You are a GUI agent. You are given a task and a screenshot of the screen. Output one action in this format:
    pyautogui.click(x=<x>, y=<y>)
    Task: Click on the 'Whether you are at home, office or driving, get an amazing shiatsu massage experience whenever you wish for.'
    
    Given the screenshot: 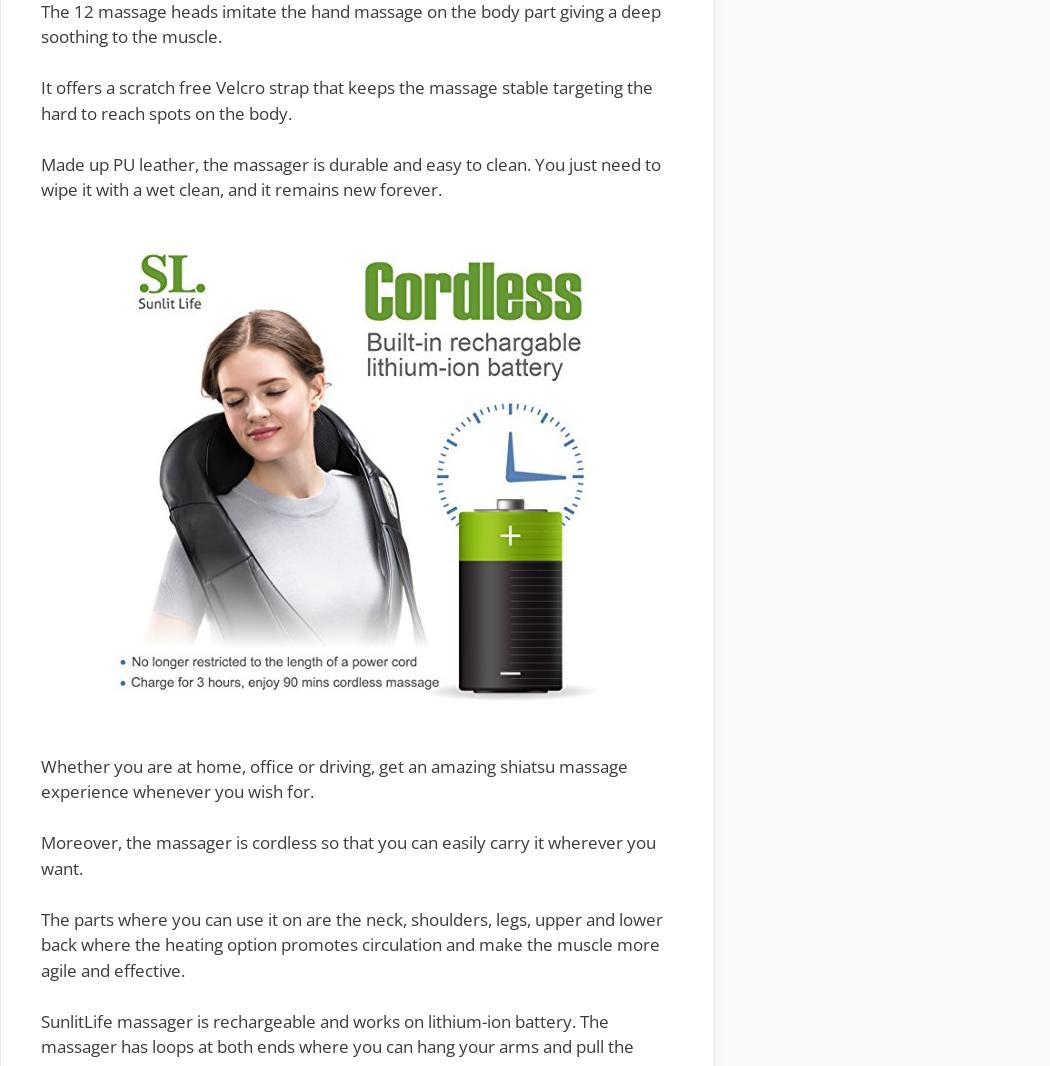 What is the action you would take?
    pyautogui.click(x=334, y=777)
    